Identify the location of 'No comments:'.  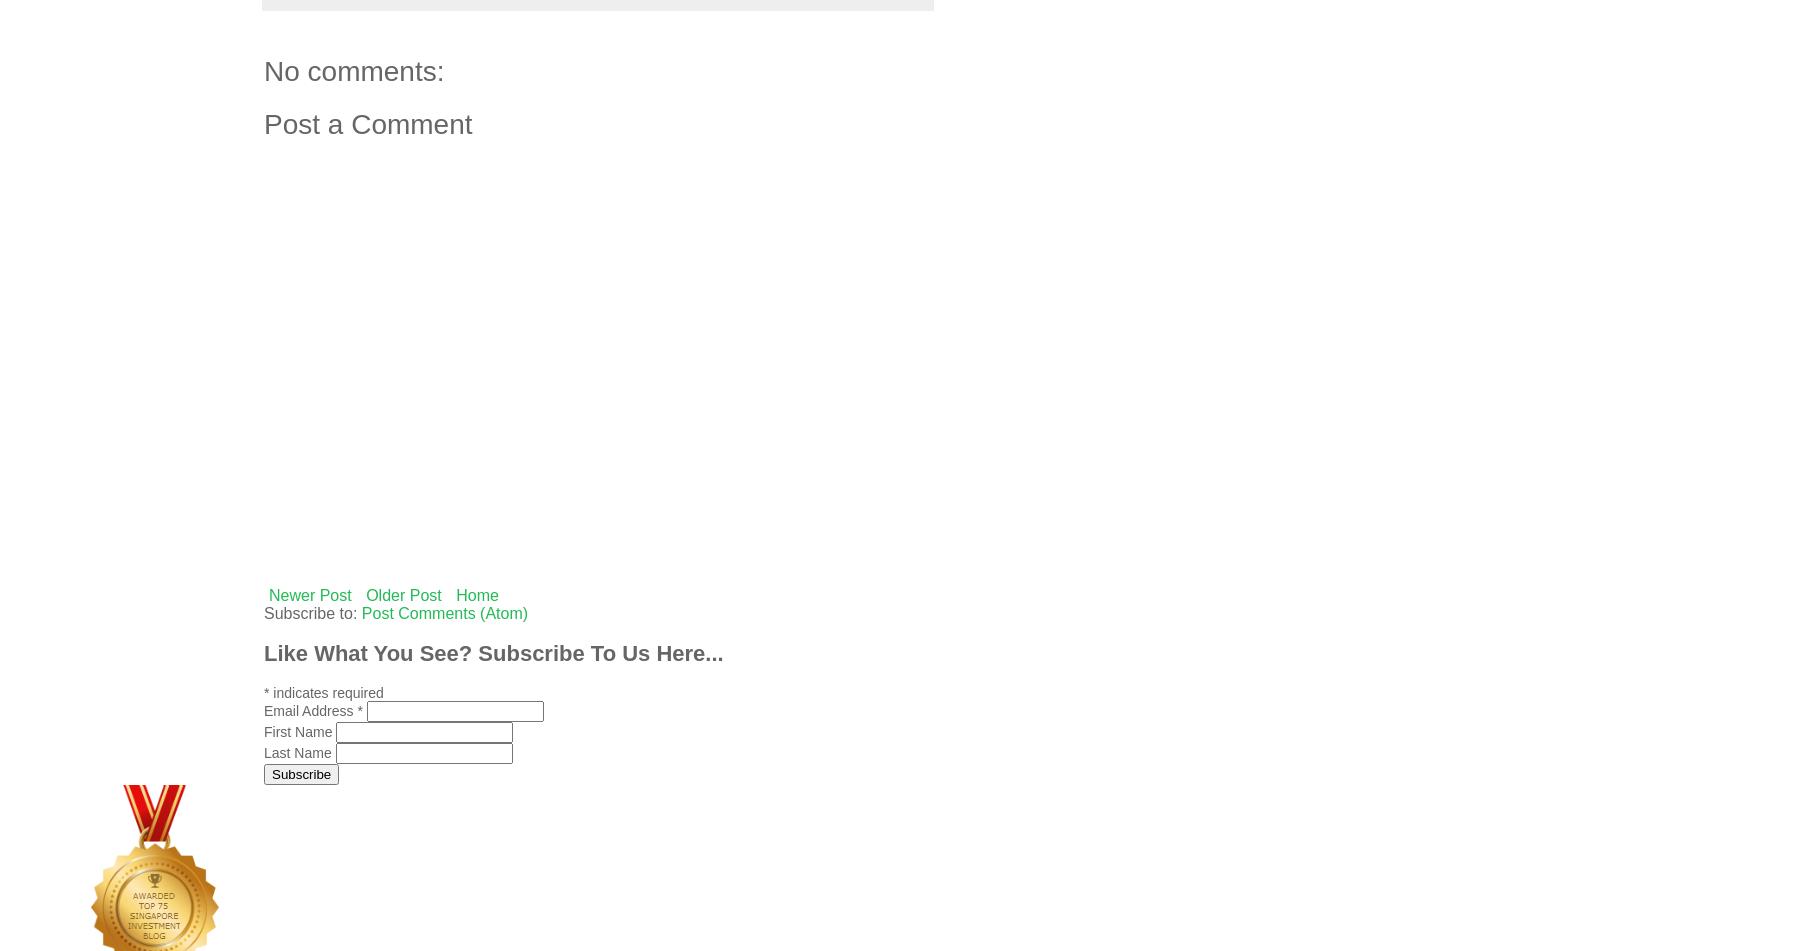
(354, 70).